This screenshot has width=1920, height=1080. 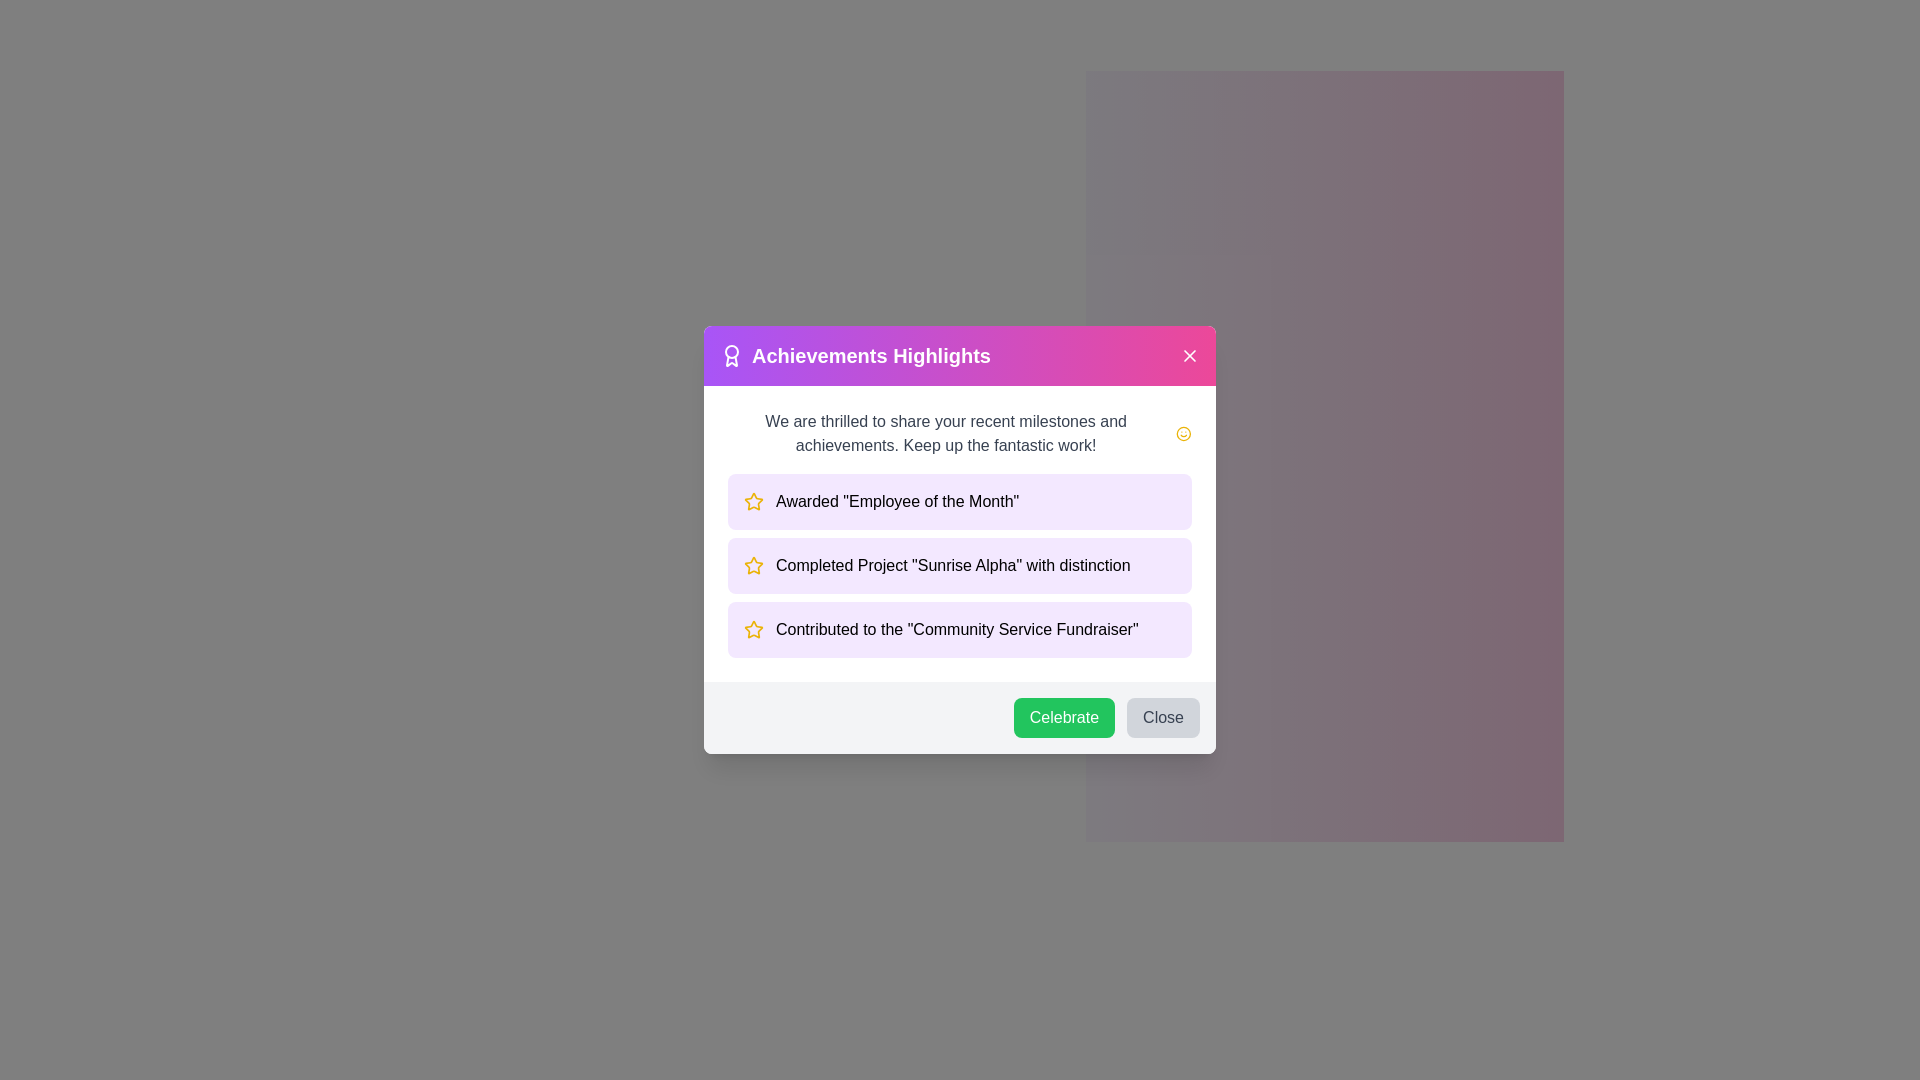 I want to click on the 'Celebrate' button located at the bottom-right corner of the modal dialog box, immediately to the left of the grey 'Close' button, so click(x=1063, y=716).